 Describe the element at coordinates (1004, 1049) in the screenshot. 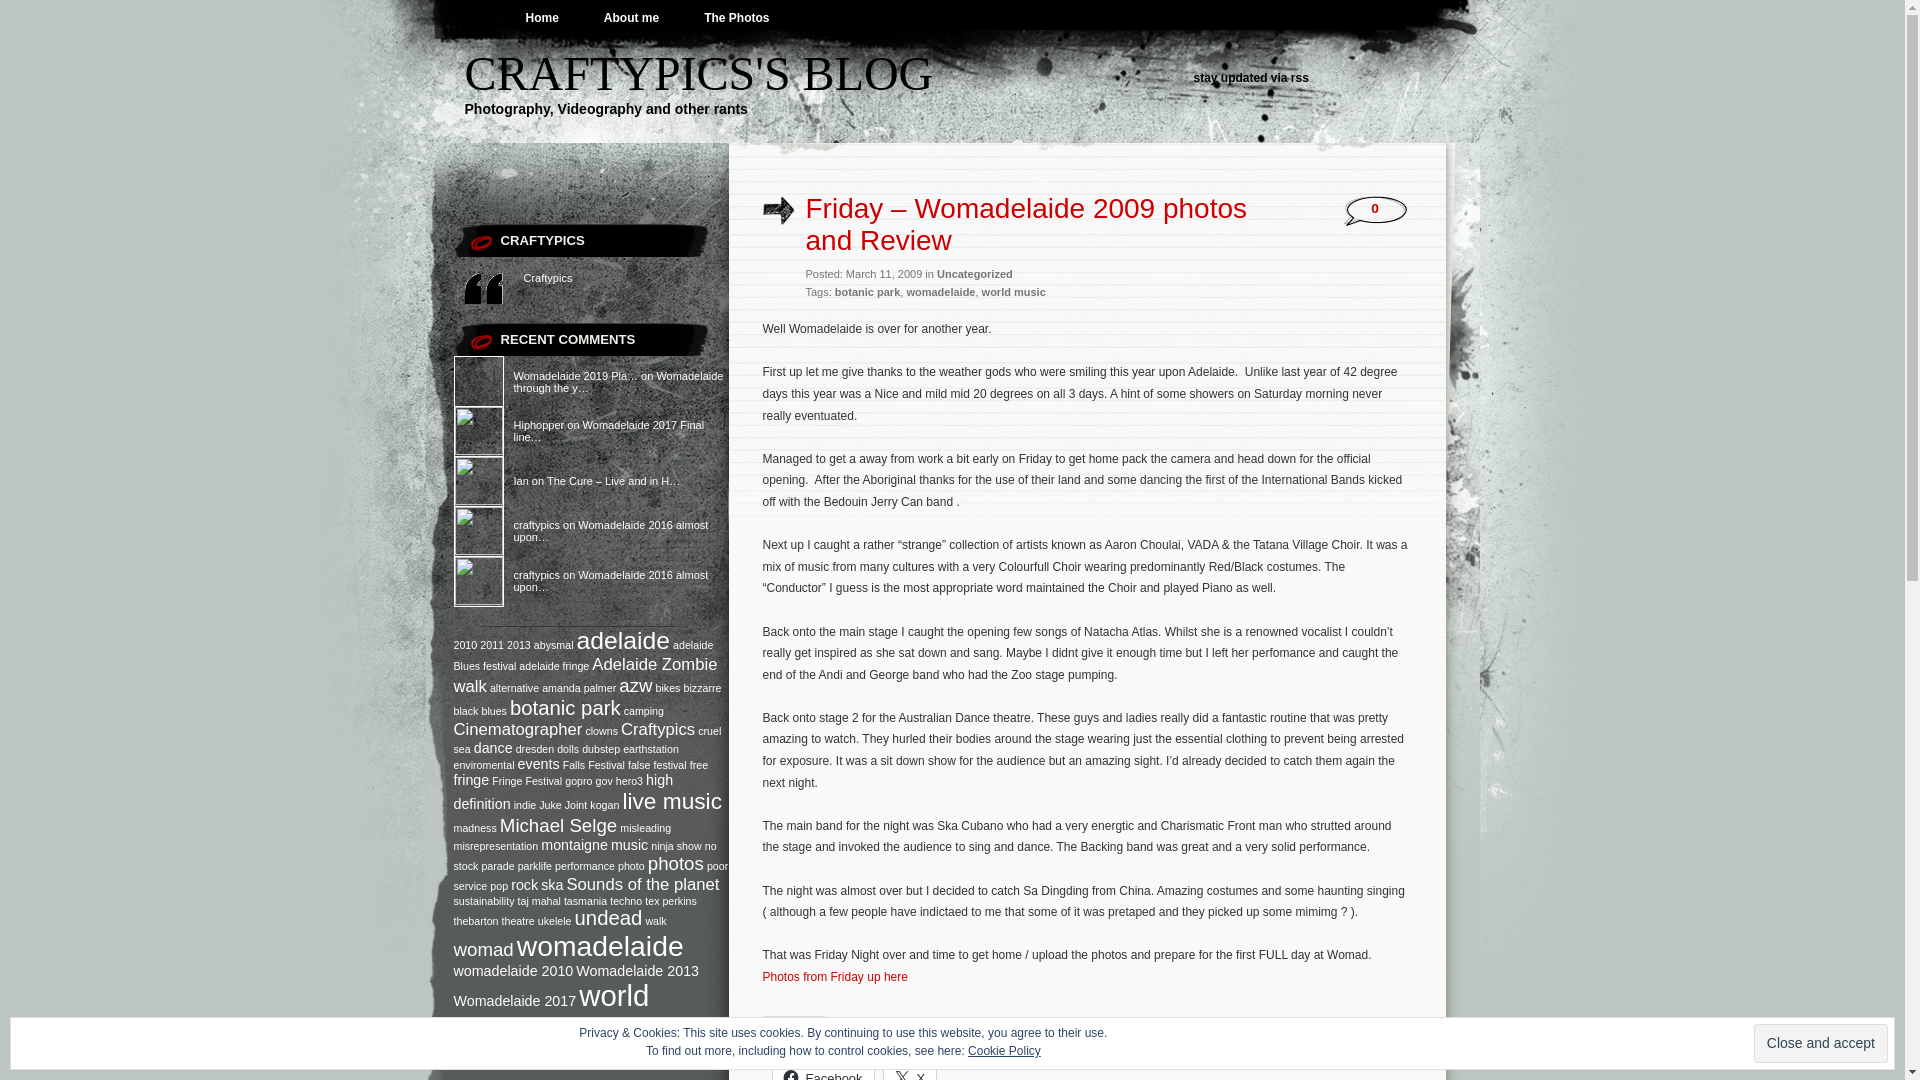

I see `'Cookie Policy'` at that location.